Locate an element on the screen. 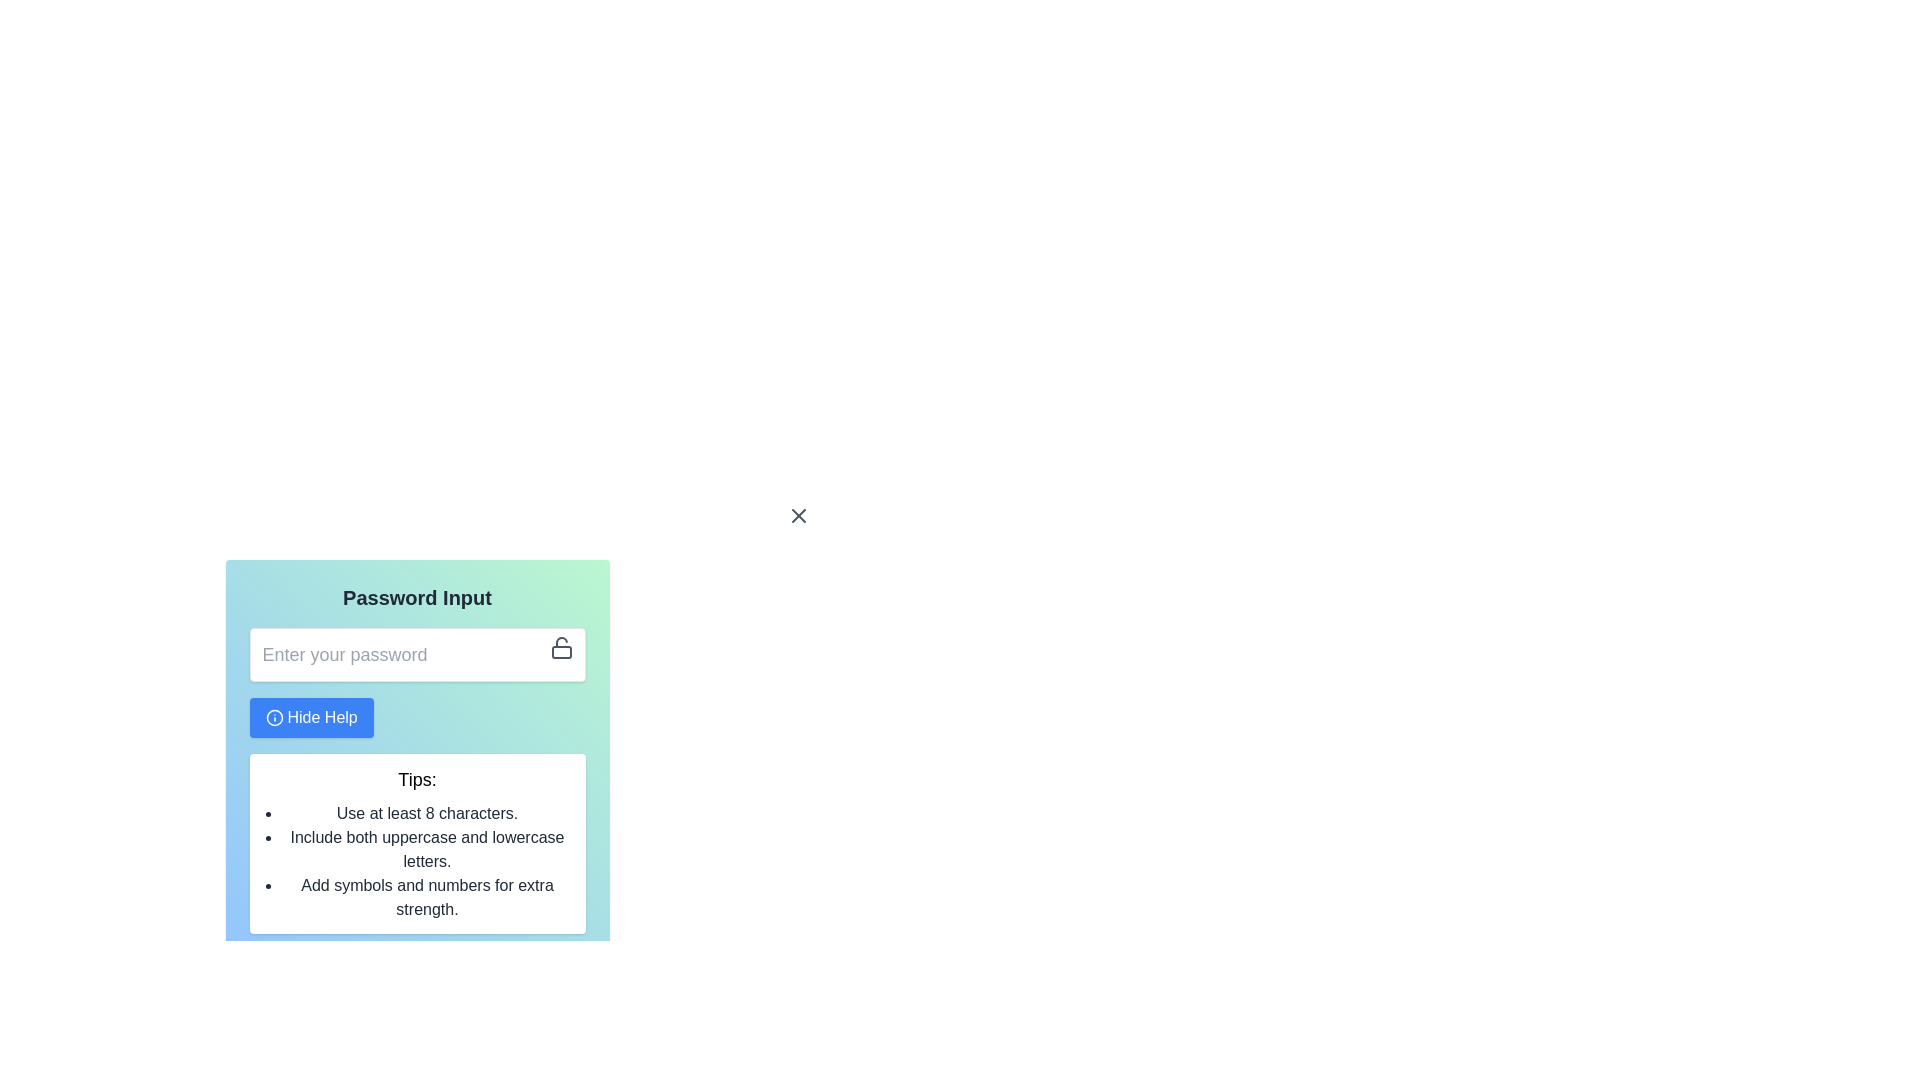  the curved line of the open lock icon, which is located to the right of the password input field and represents the top section of the lock's shackle is located at coordinates (560, 642).